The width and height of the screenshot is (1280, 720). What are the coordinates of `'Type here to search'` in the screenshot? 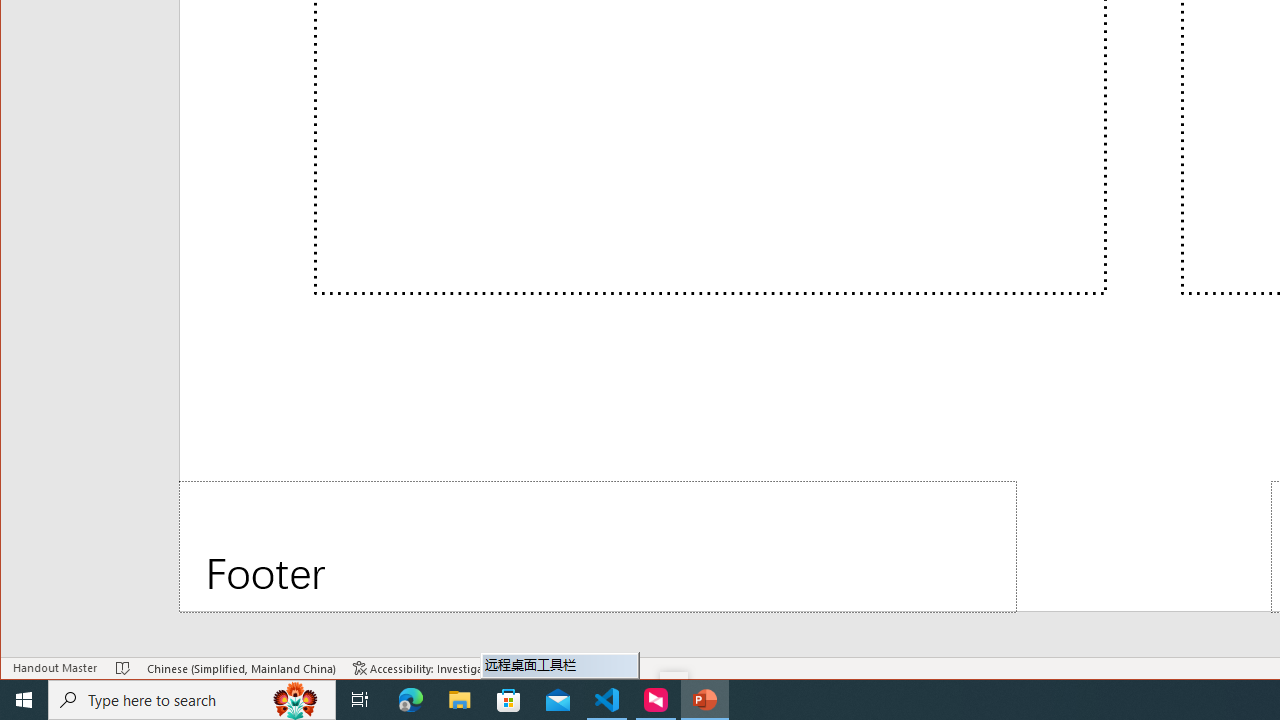 It's located at (192, 698).